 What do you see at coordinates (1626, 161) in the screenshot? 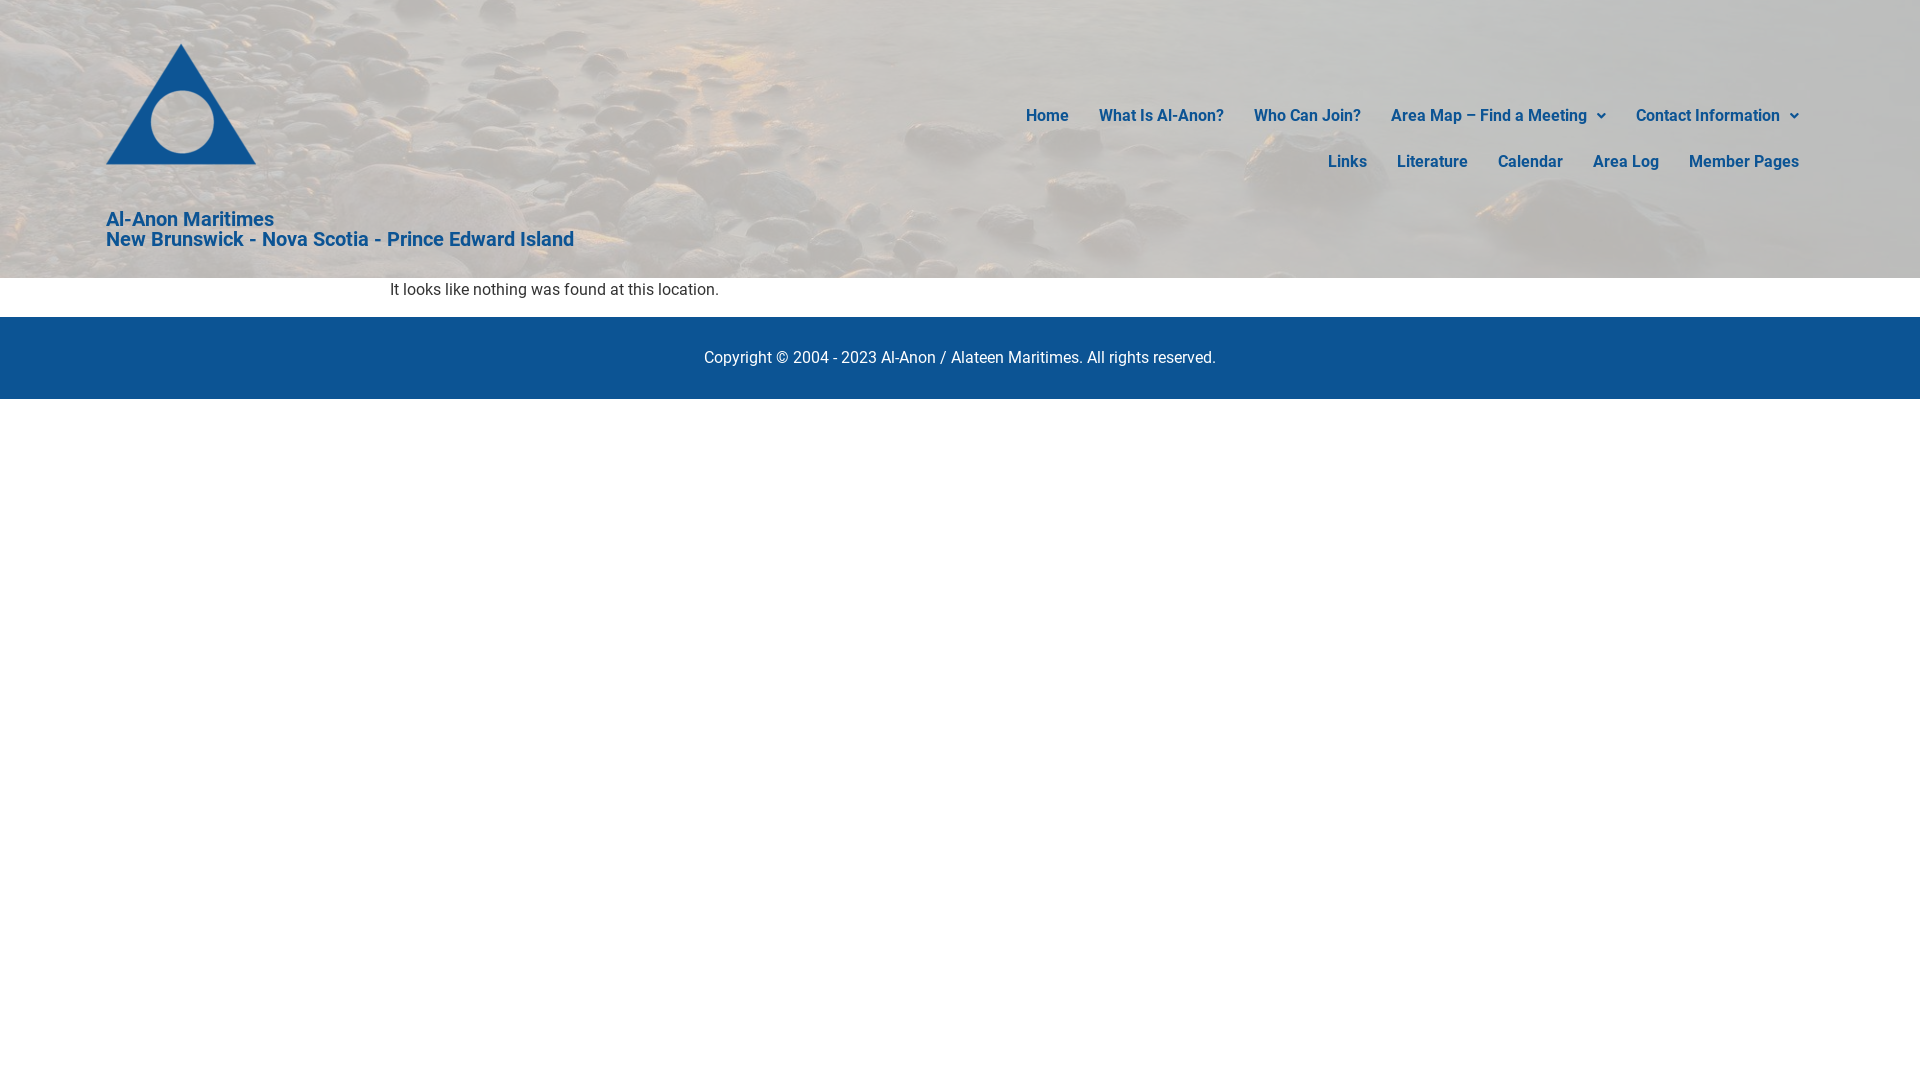
I see `'Area Log'` at bounding box center [1626, 161].